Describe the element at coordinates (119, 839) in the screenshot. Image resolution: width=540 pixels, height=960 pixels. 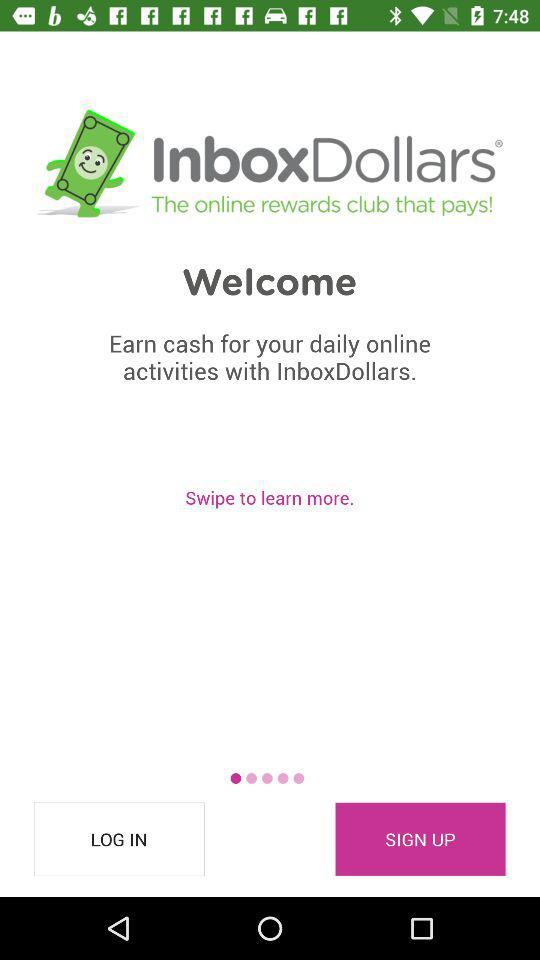
I see `the icon to the left of sign up` at that location.